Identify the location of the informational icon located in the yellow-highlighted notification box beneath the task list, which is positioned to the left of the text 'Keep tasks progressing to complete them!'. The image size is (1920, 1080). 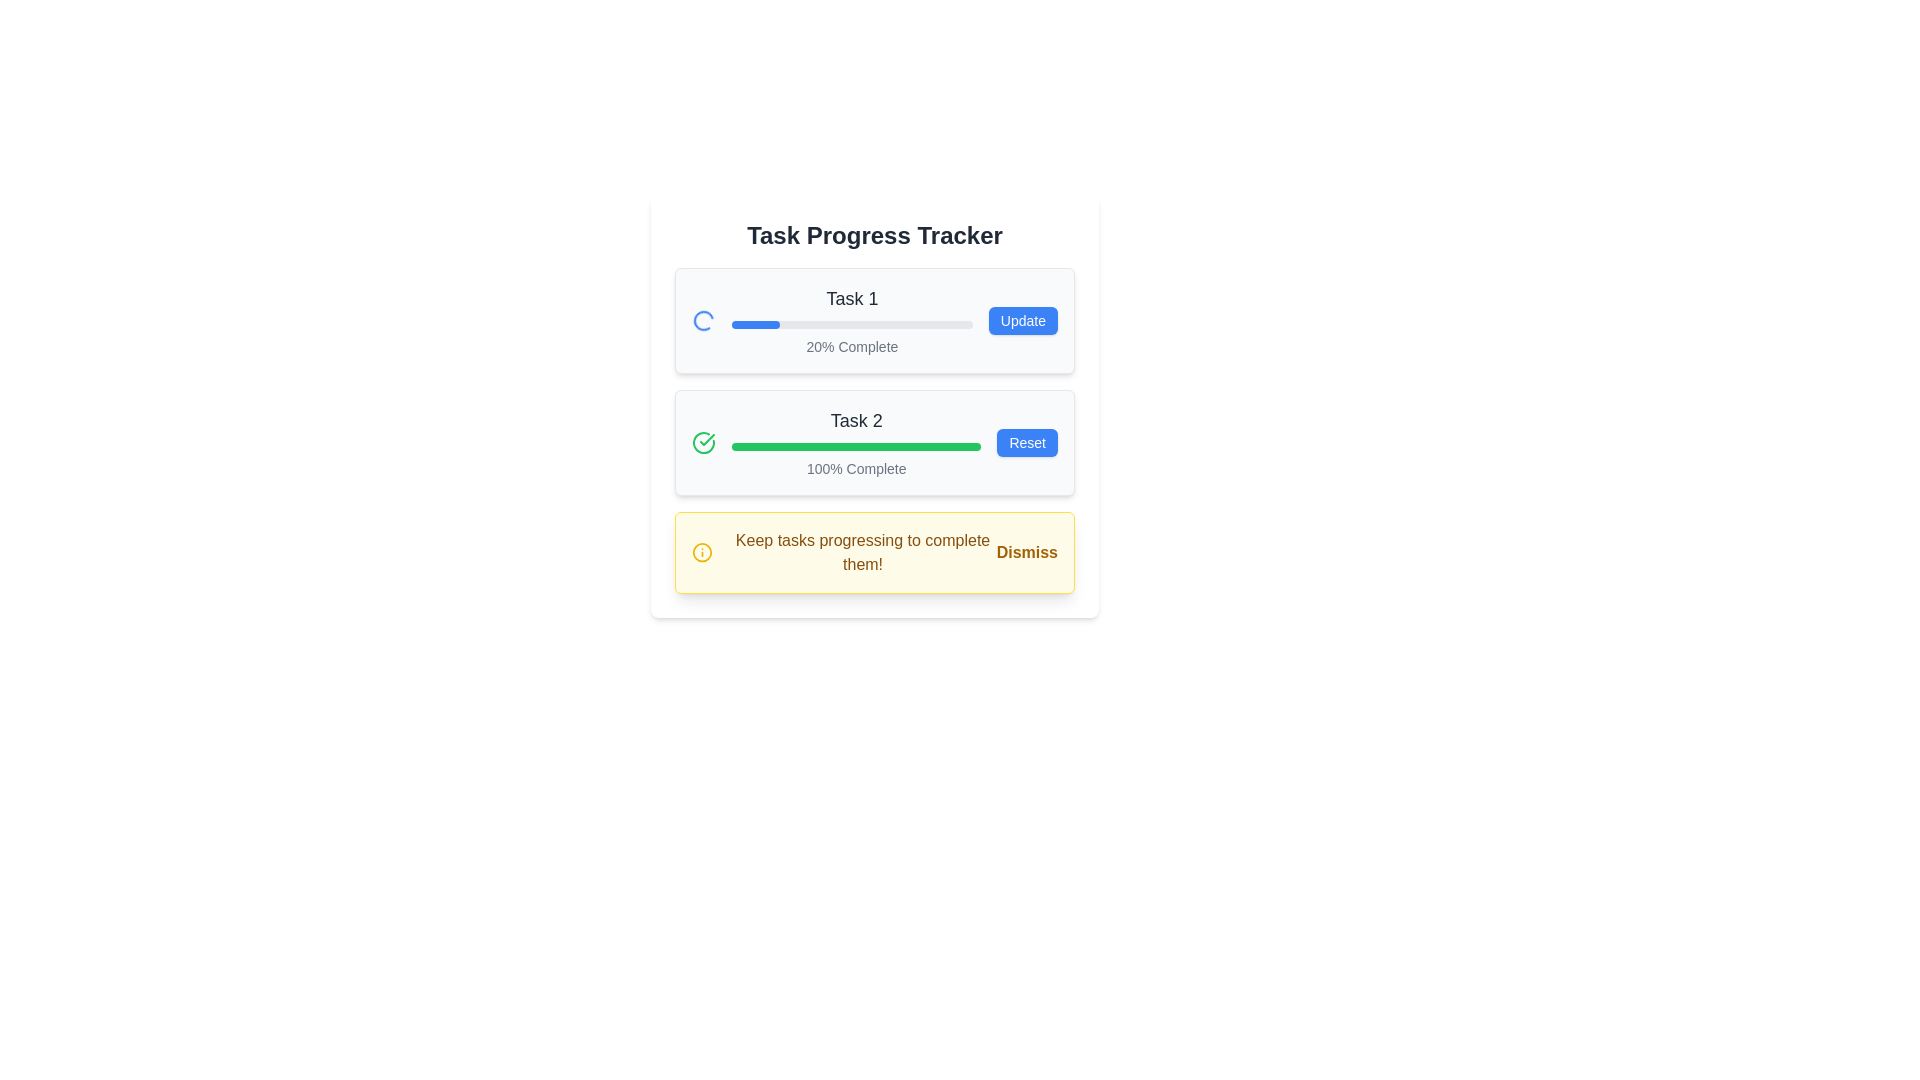
(702, 552).